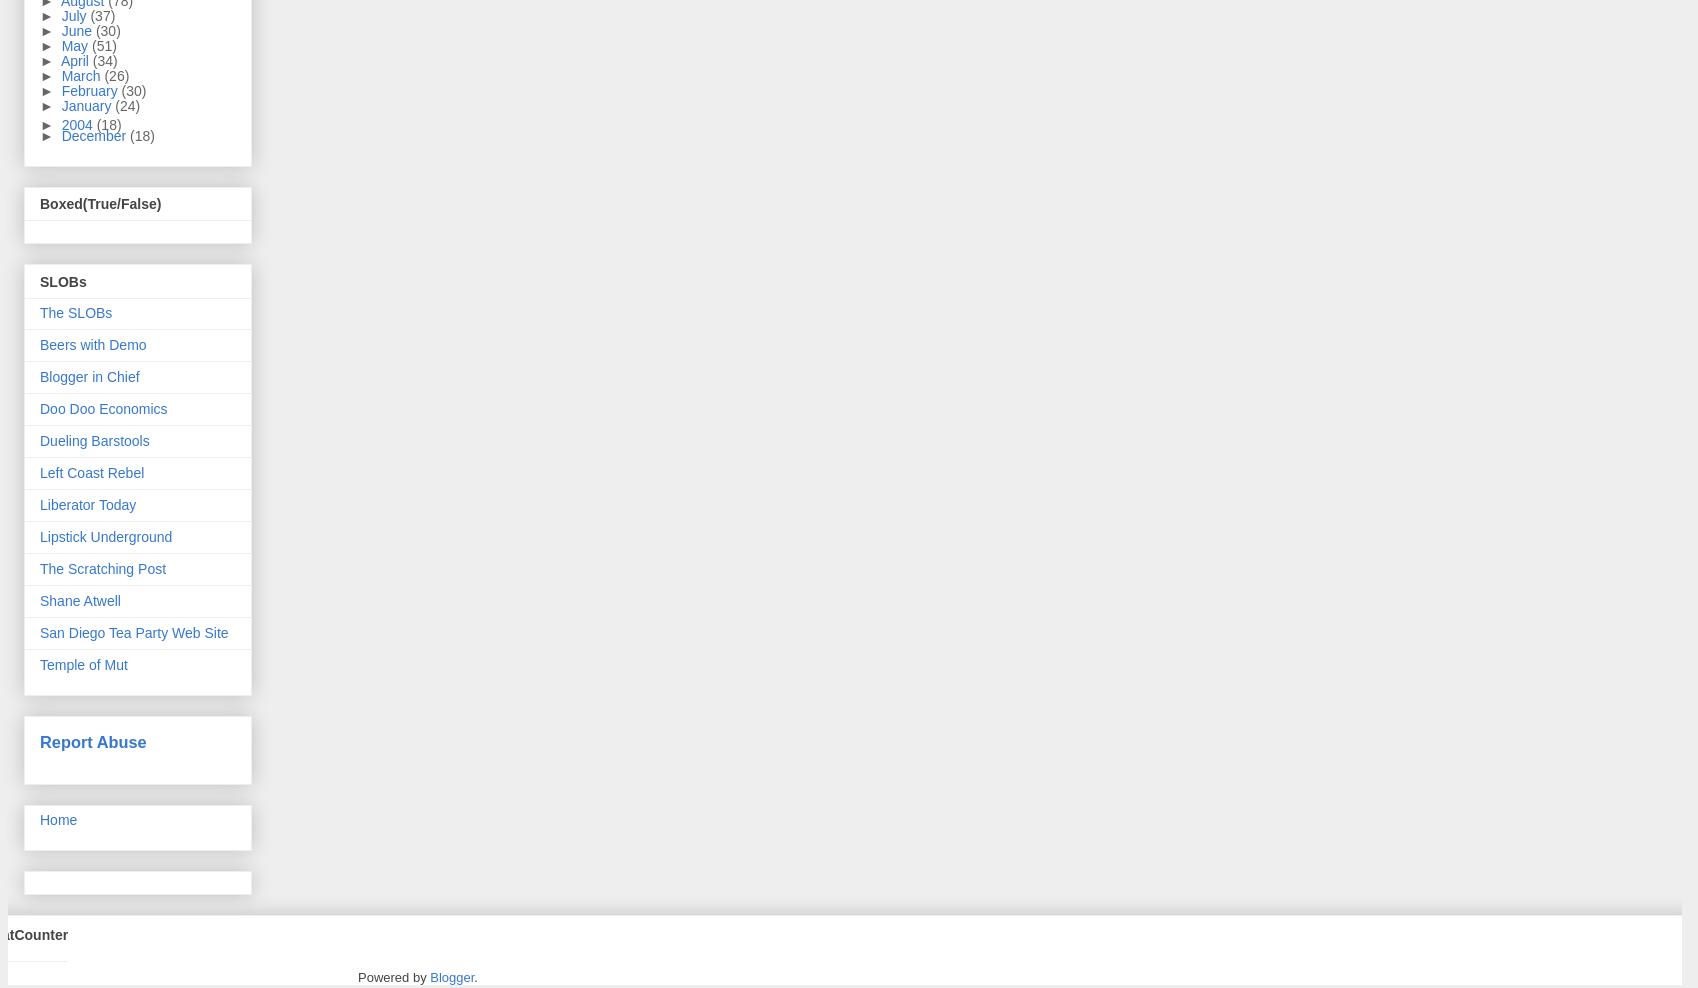 The height and width of the screenshot is (988, 1698). What do you see at coordinates (40, 312) in the screenshot?
I see `'The SLOBs'` at bounding box center [40, 312].